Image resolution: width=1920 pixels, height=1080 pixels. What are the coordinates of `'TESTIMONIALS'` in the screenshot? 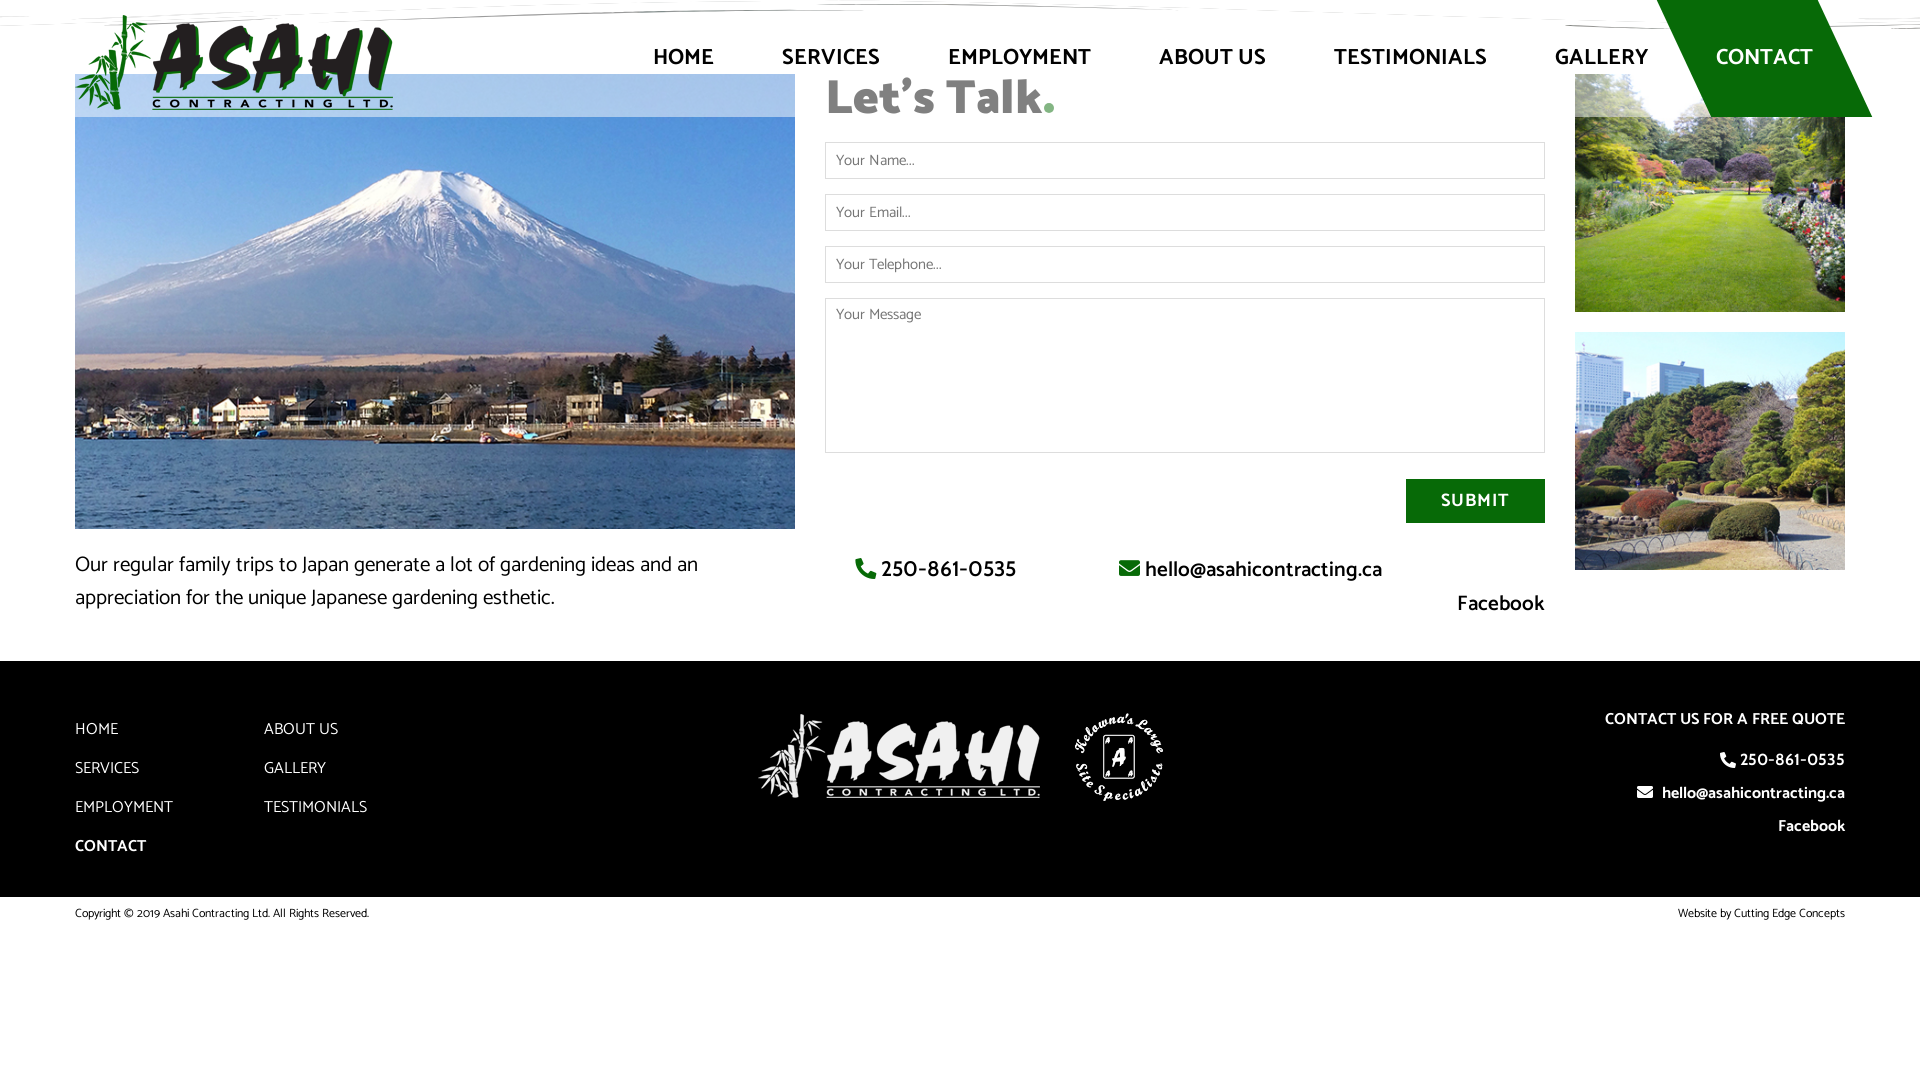 It's located at (263, 806).